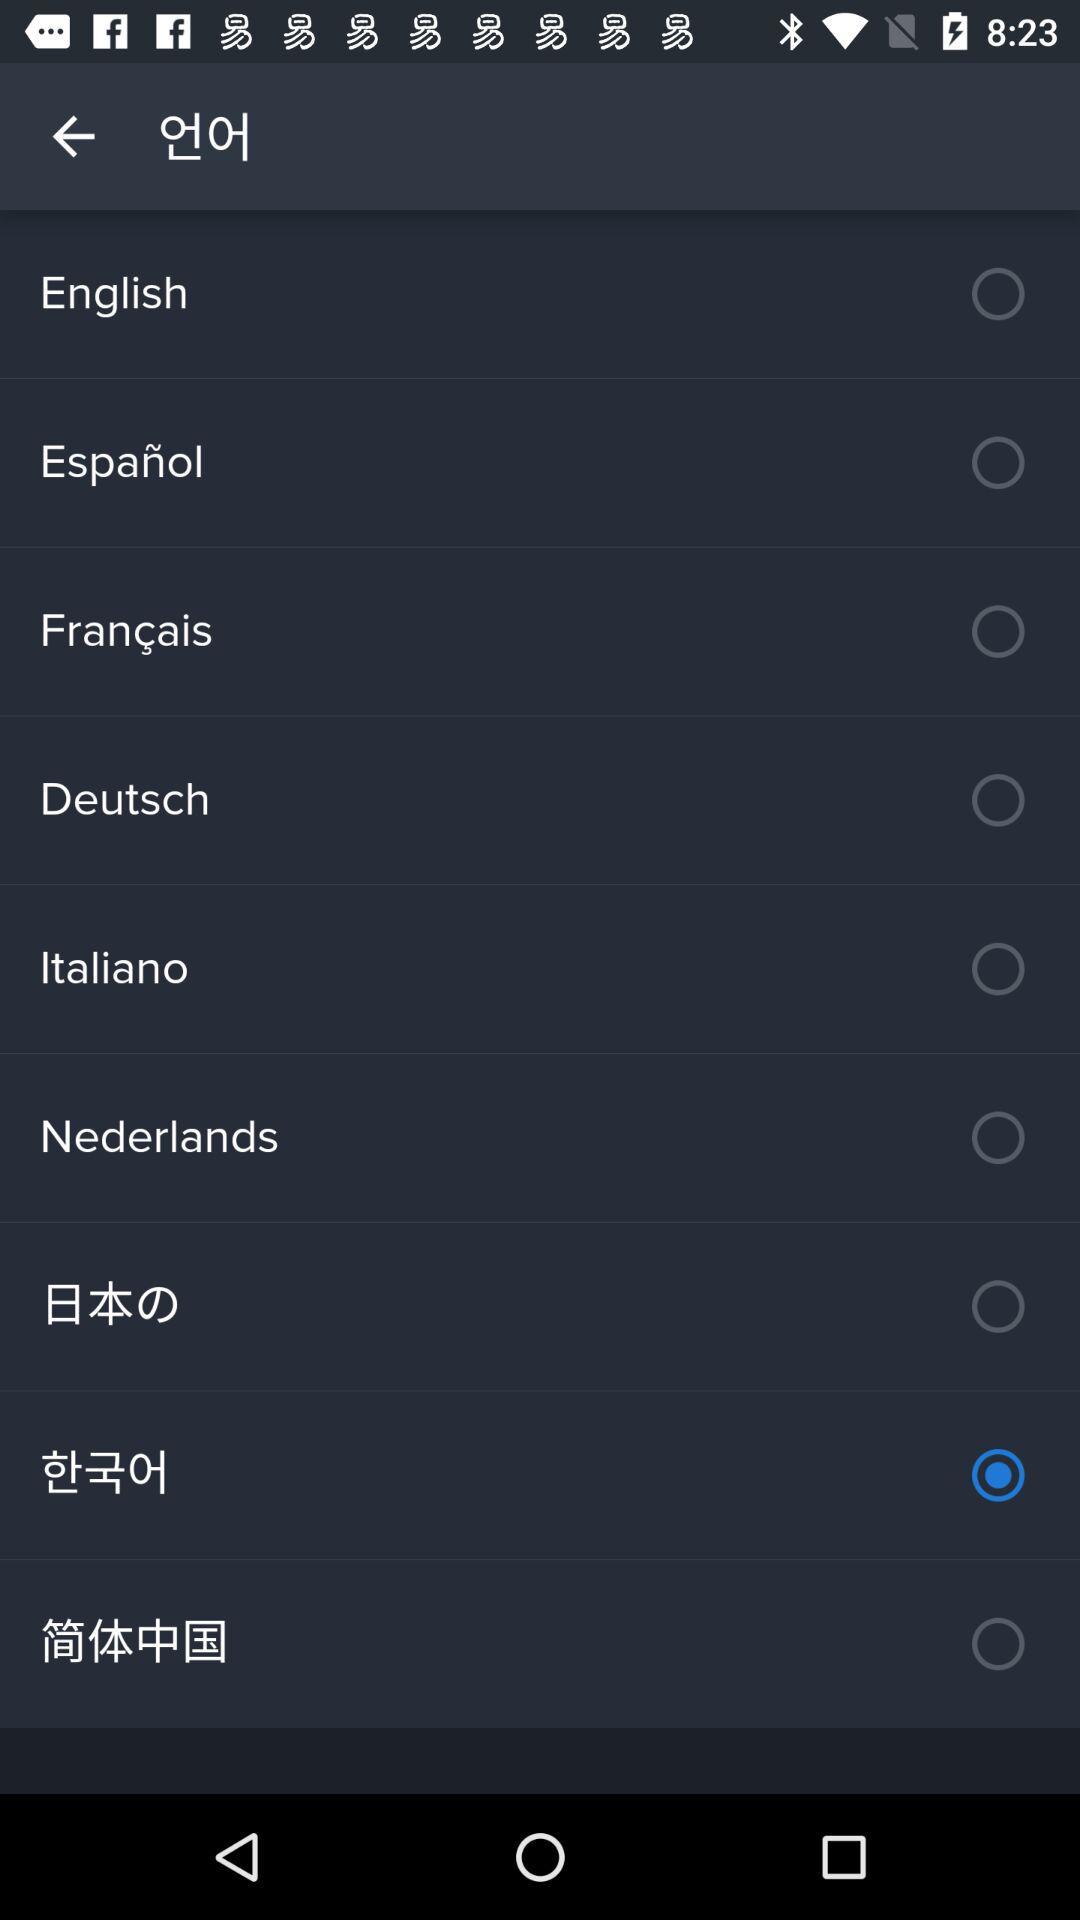 The width and height of the screenshot is (1080, 1920). I want to click on item above english icon, so click(72, 135).